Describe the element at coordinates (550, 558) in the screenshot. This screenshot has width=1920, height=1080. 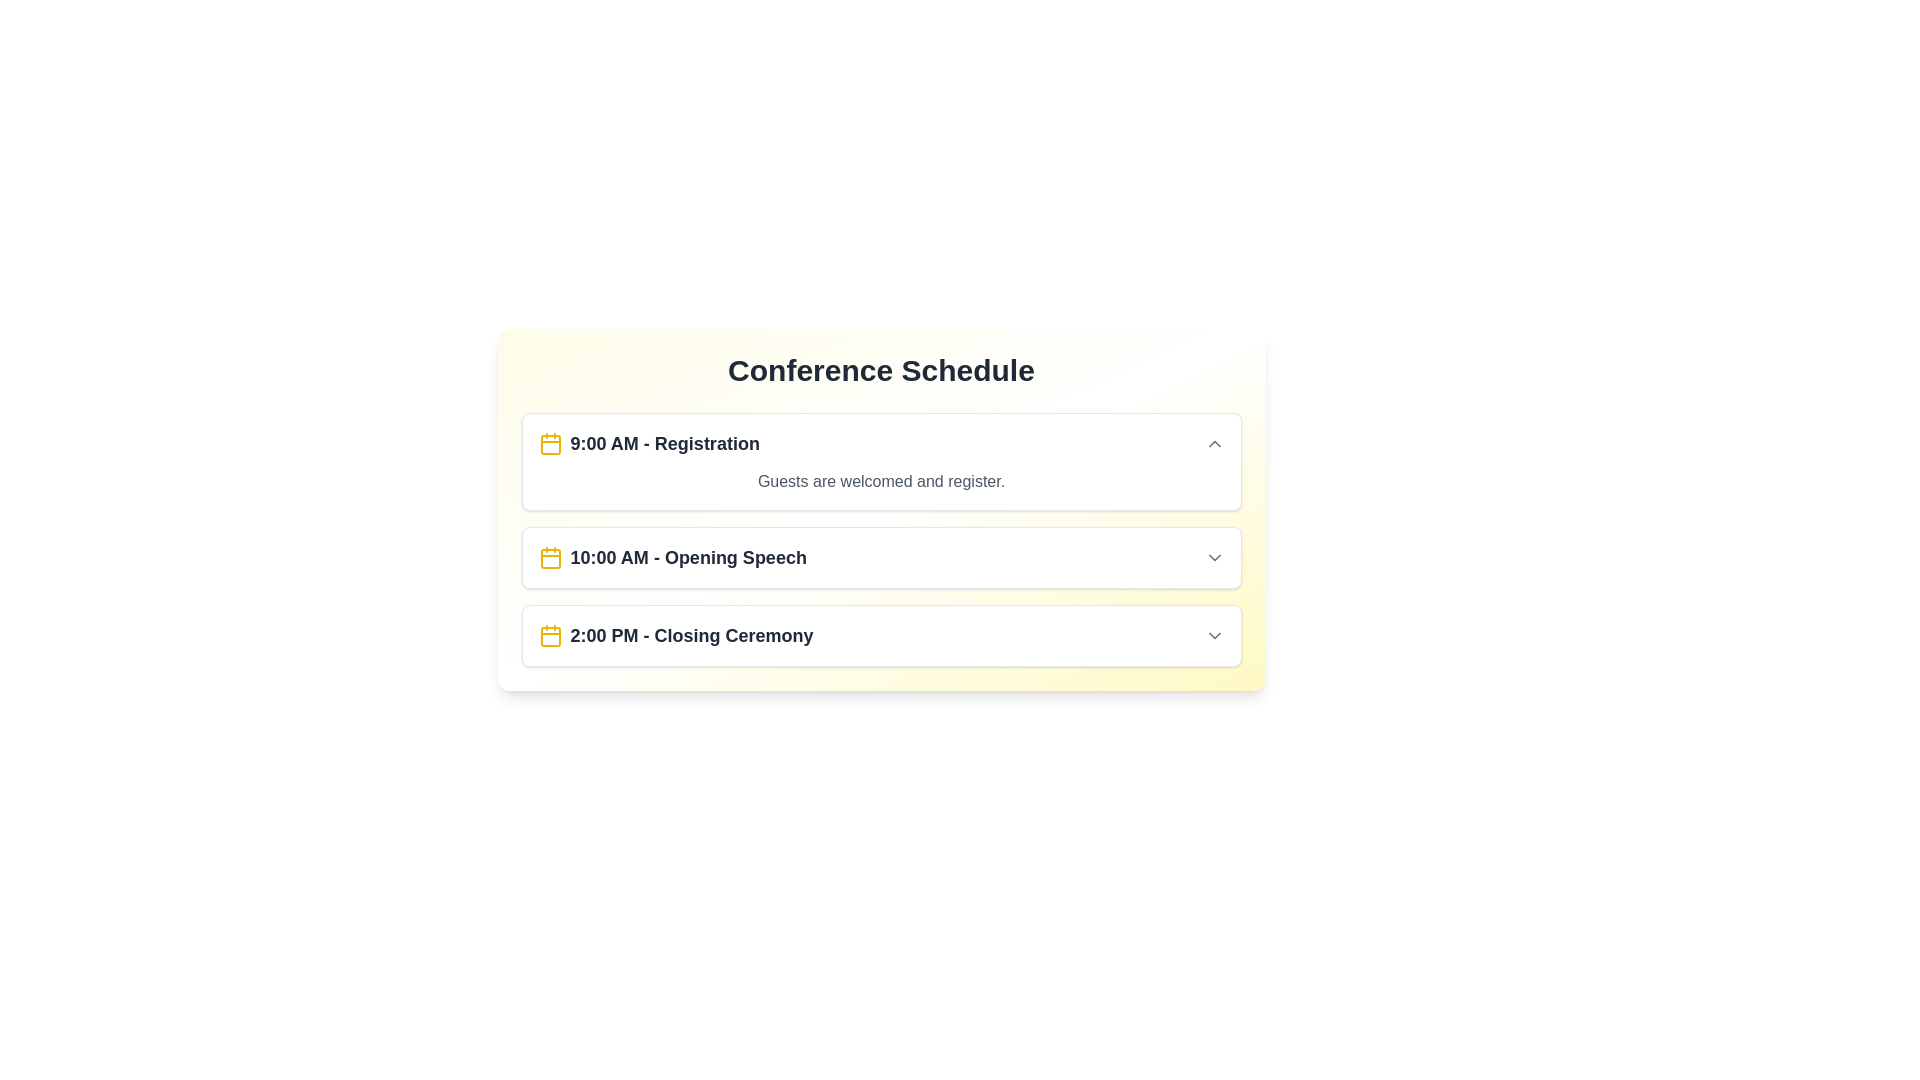
I see `the calendar icon located to the left of the text '10:00 AM - Opening Speech' in the schedule list` at that location.